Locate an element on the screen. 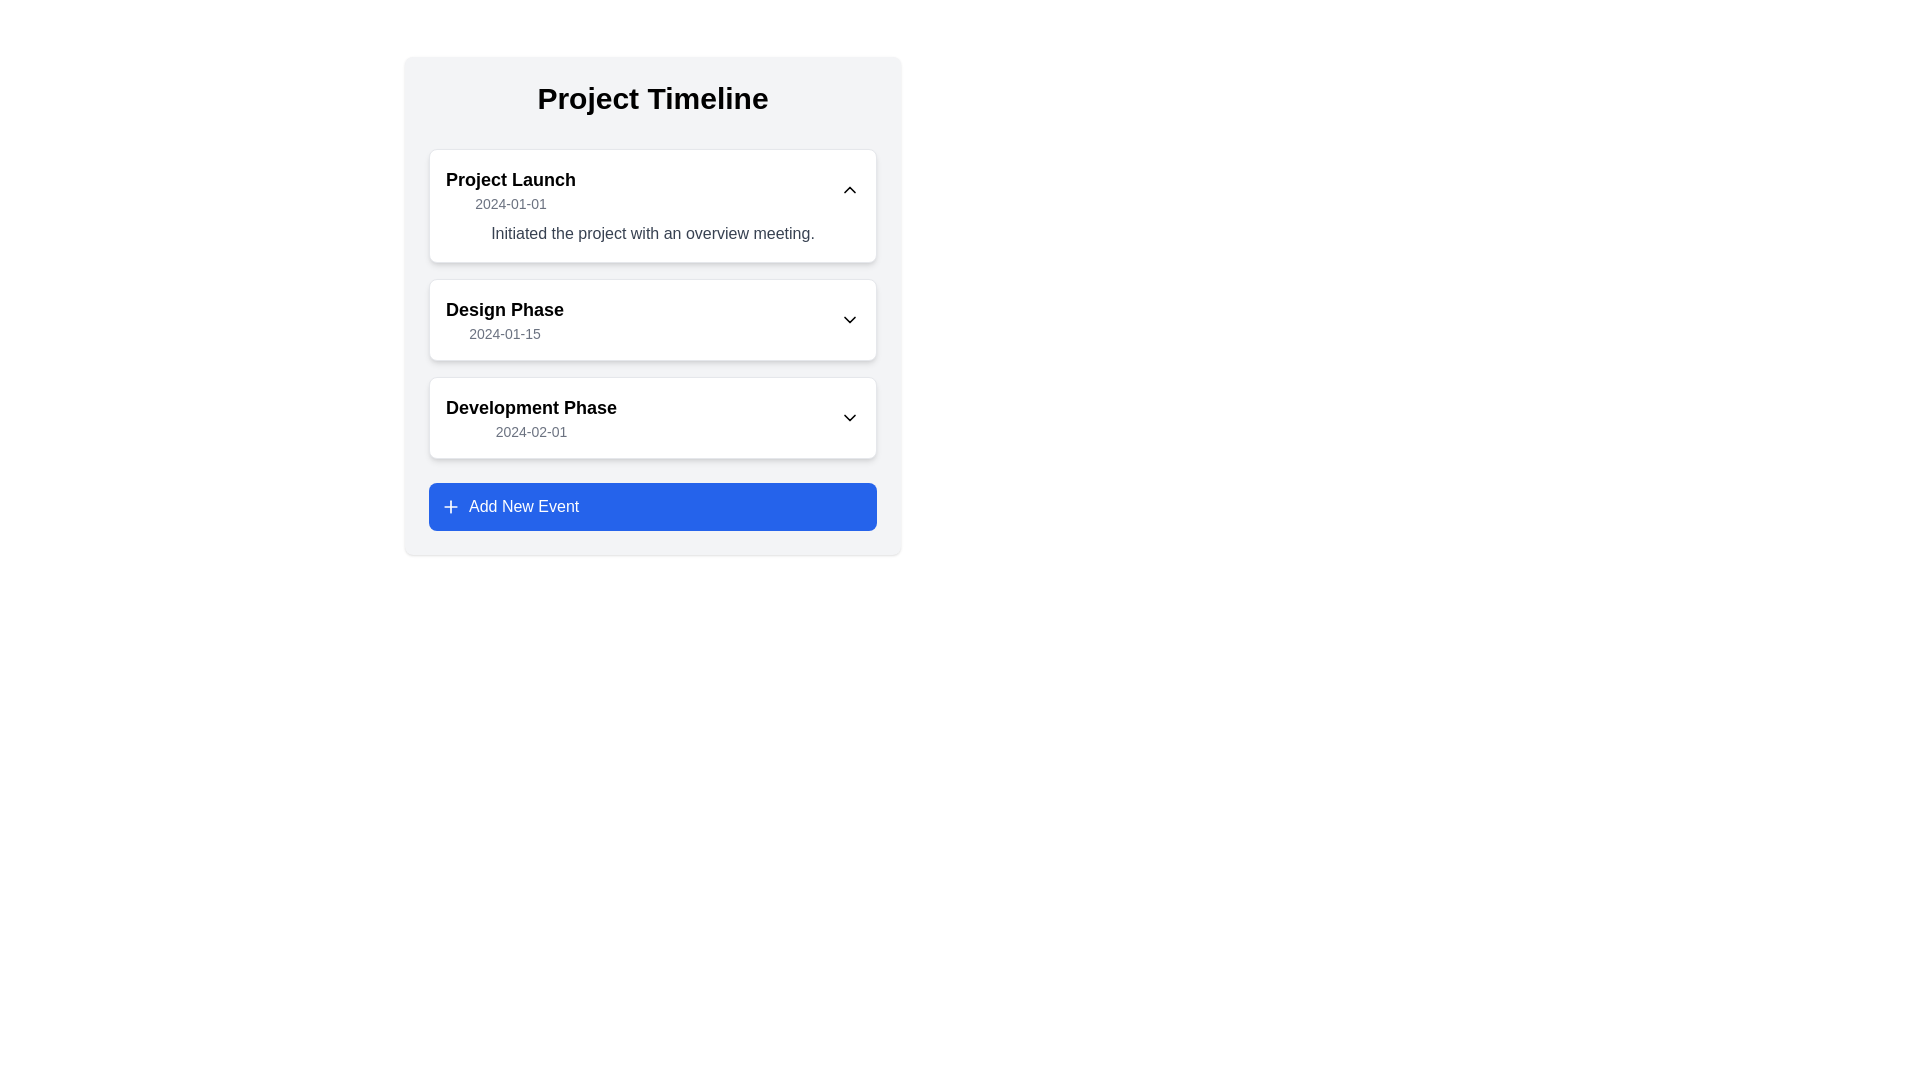 This screenshot has height=1080, width=1920. the Chevron icon in the dropdown toggle button is located at coordinates (849, 416).